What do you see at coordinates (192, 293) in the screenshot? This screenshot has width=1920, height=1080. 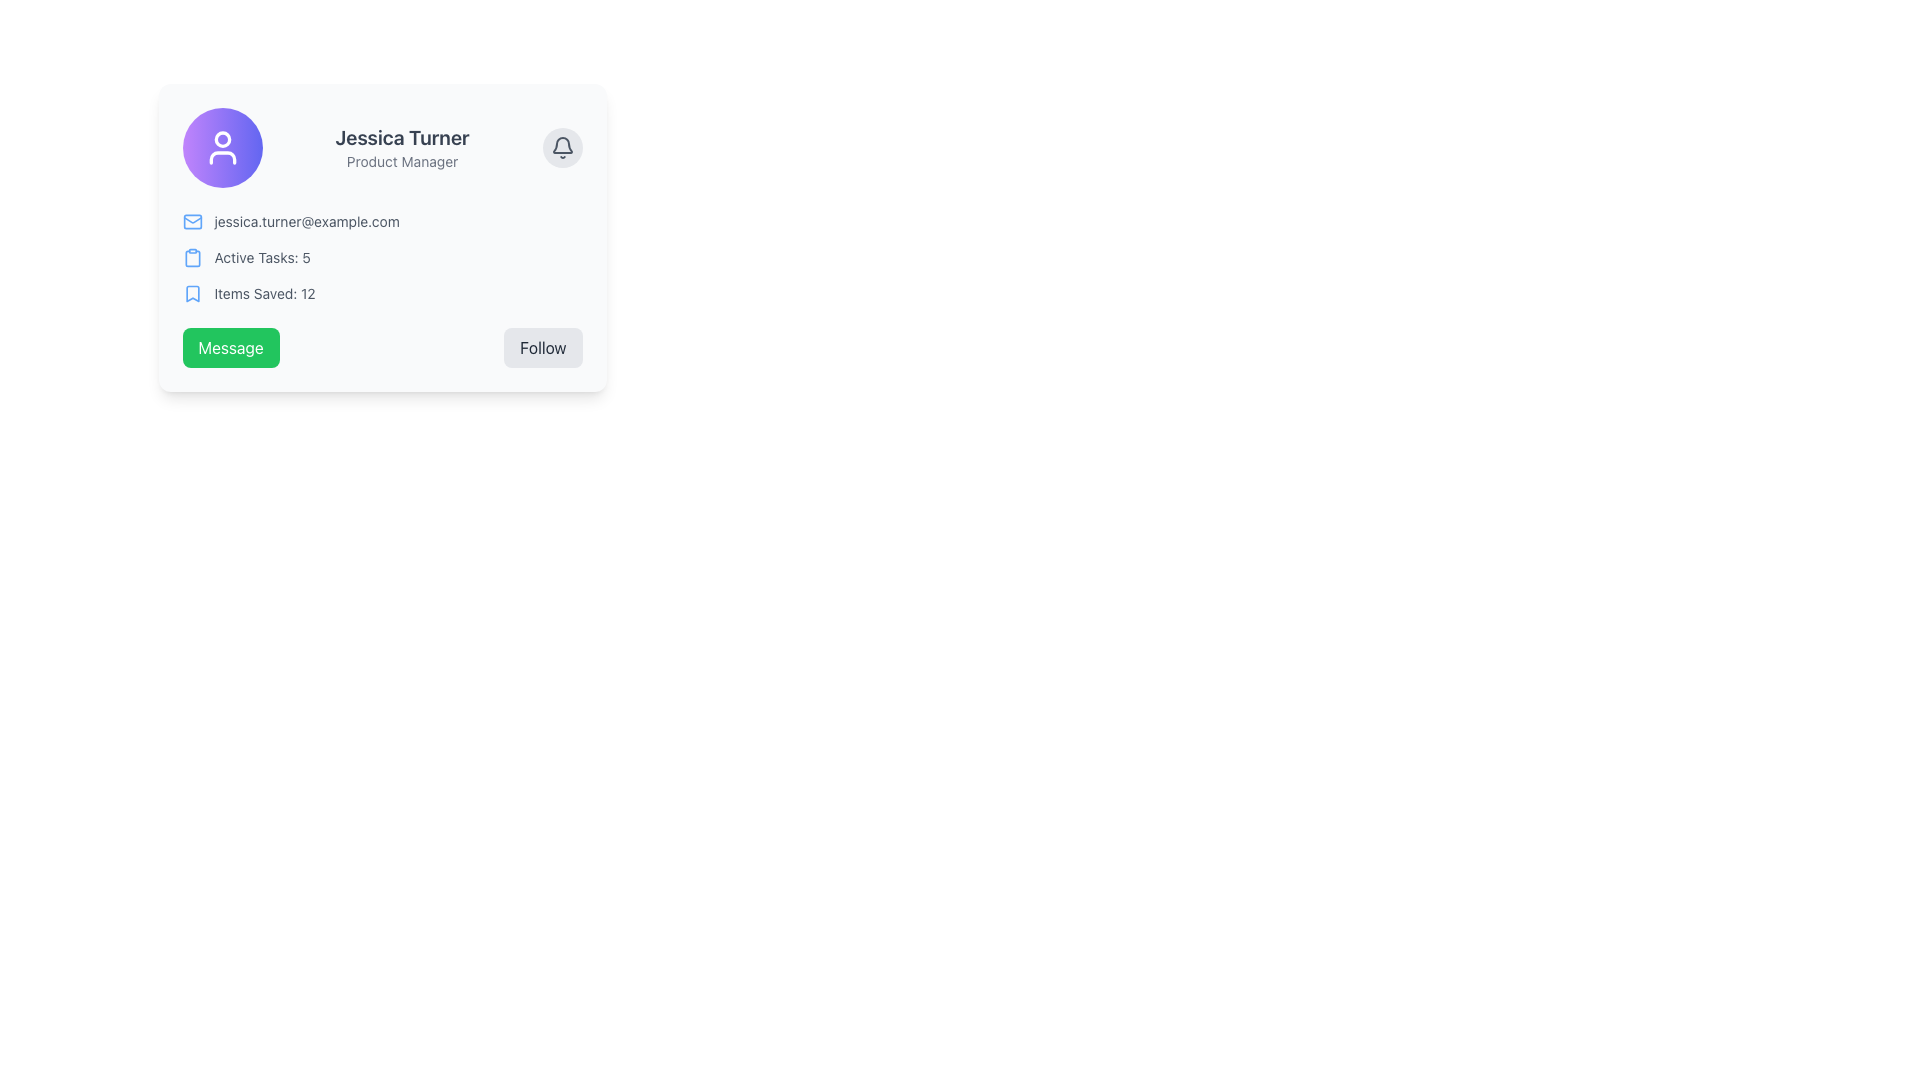 I see `the icon that visually indicates saved items, located to the left of the 'Items Saved: 12.' text` at bounding box center [192, 293].